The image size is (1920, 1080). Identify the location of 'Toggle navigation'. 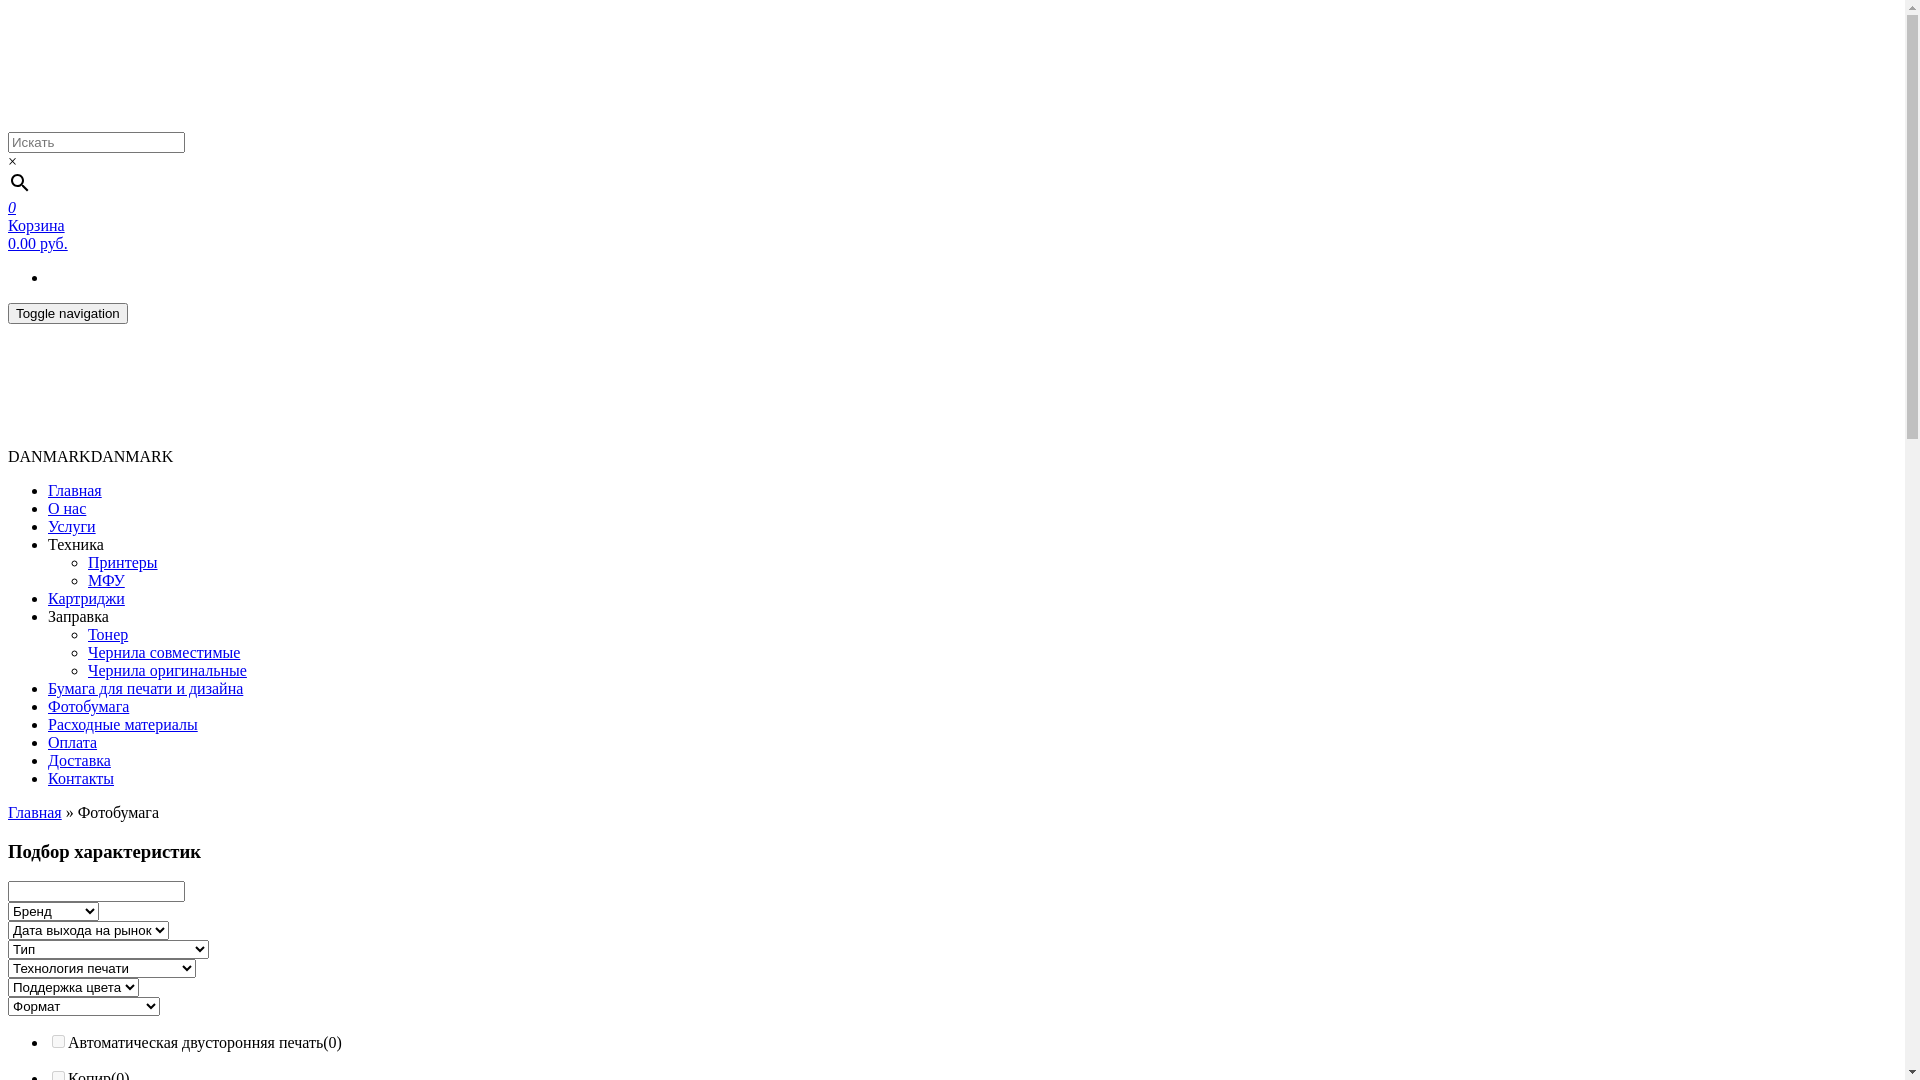
(67, 313).